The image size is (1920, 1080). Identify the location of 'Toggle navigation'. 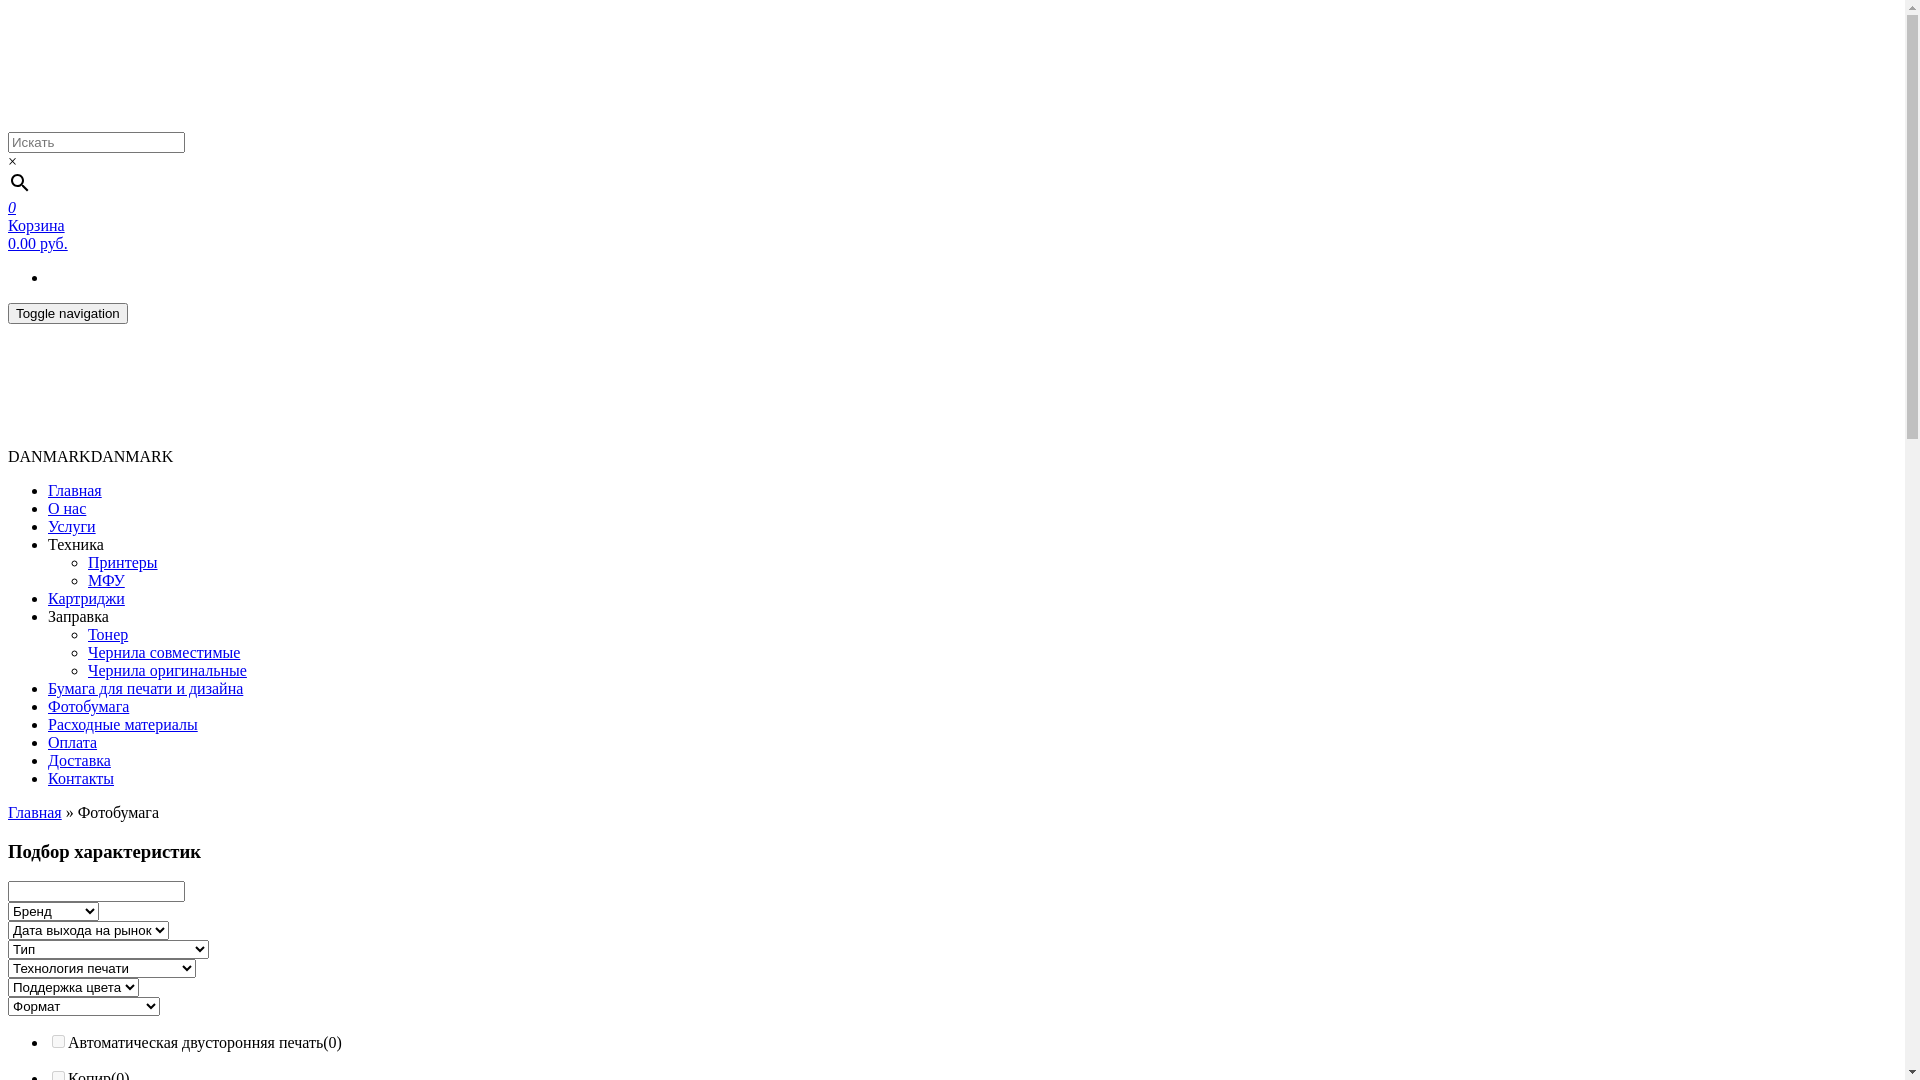
(67, 313).